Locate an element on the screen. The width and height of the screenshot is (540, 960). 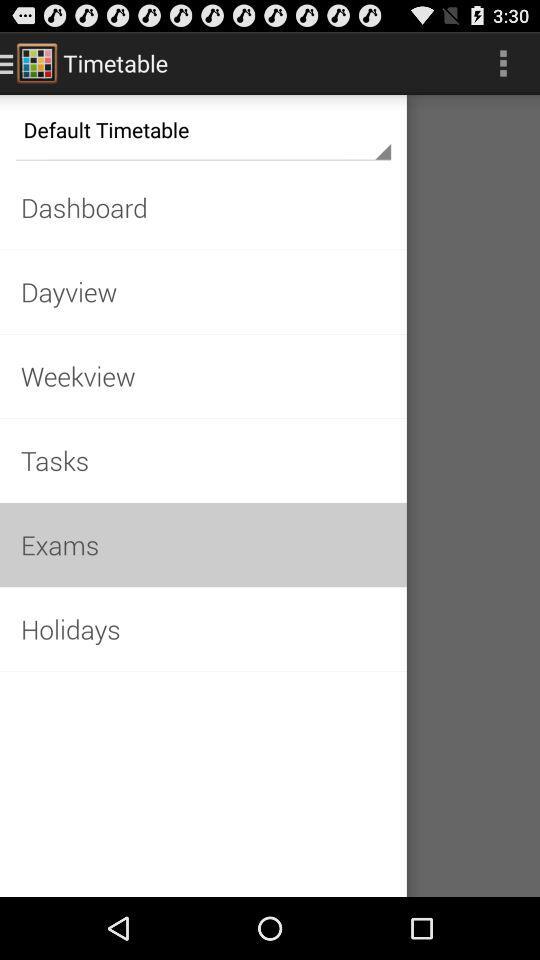
the icon beside the timetable is located at coordinates (36, 62).